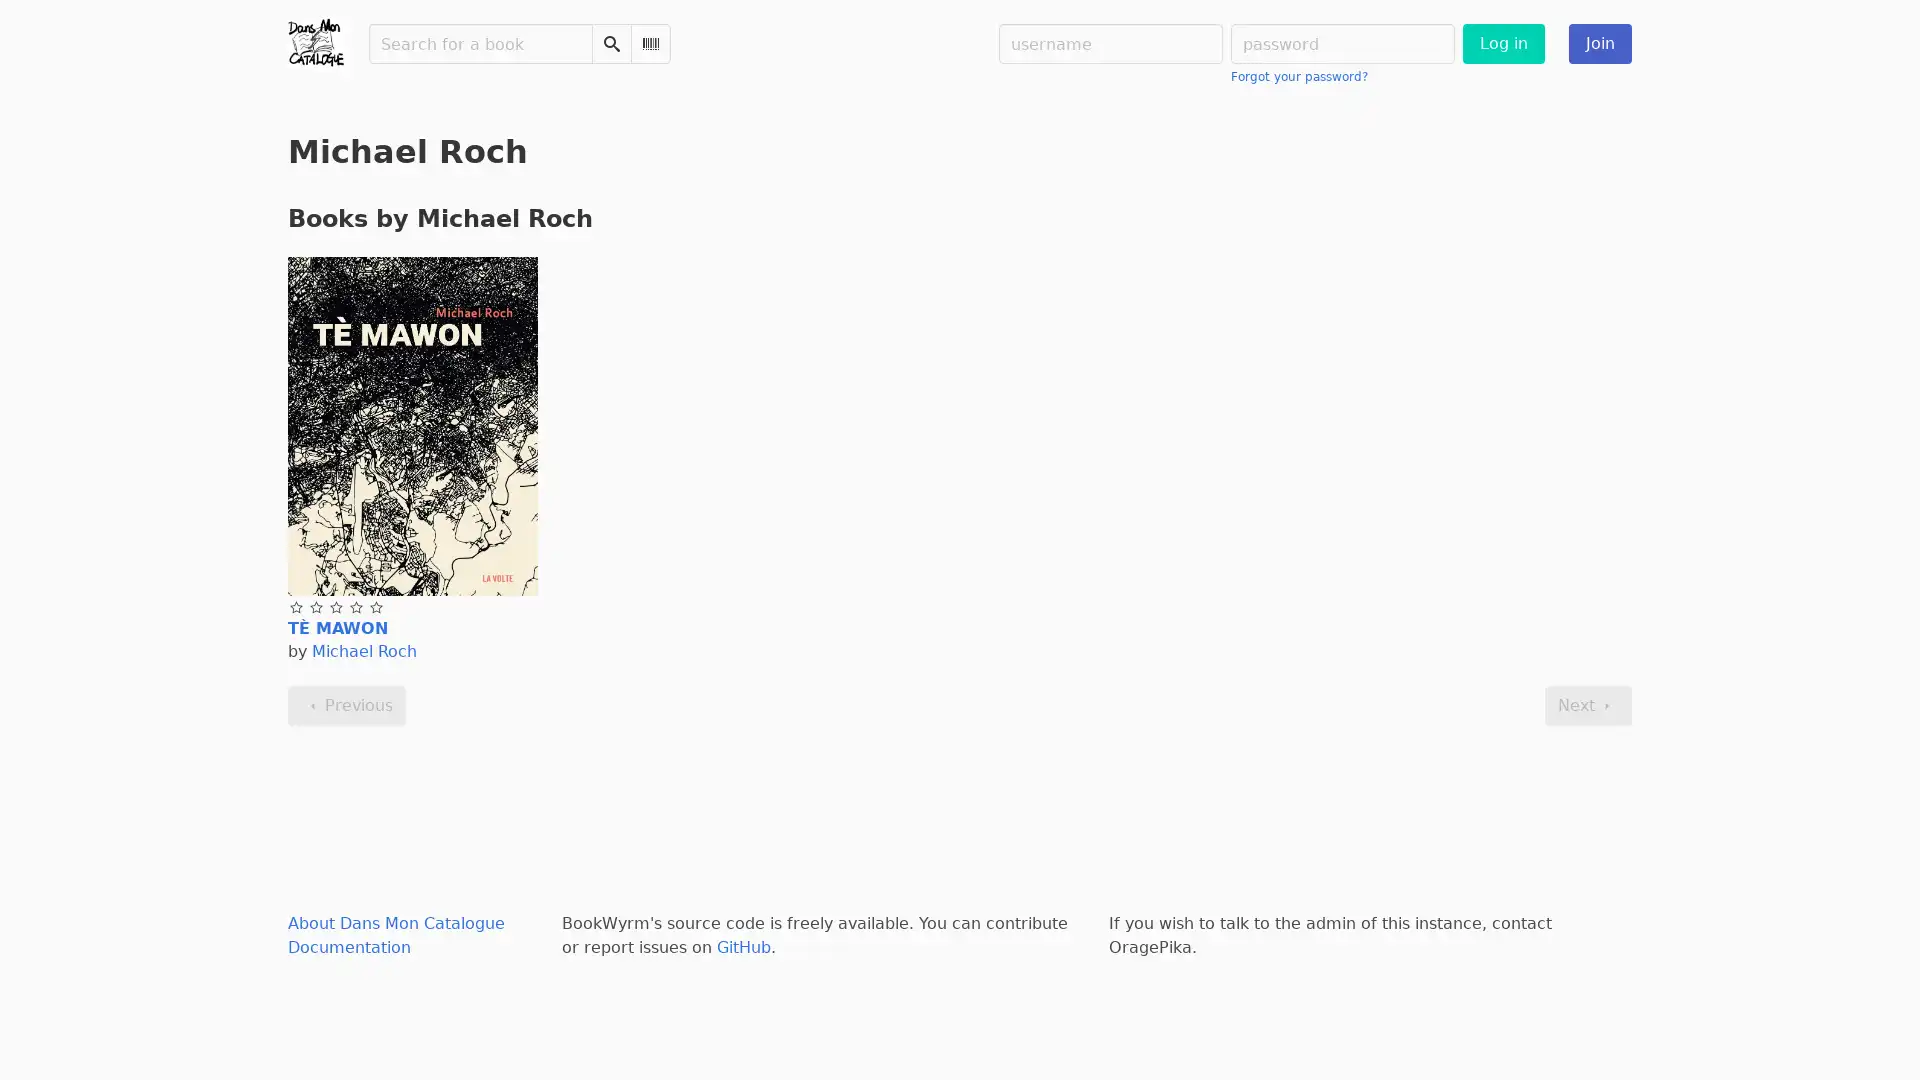 This screenshot has width=1920, height=1080. I want to click on Log in, so click(1503, 43).